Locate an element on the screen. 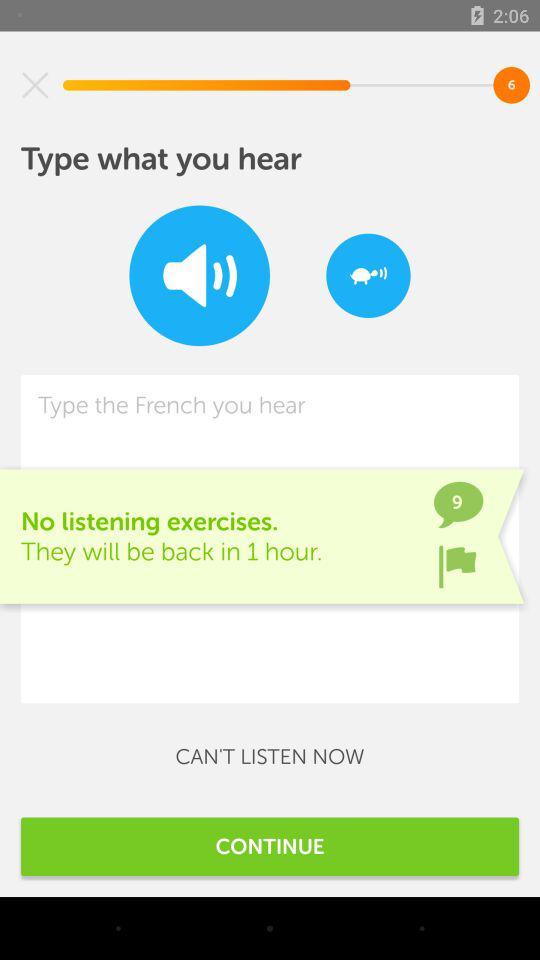  the icon at the top right corner is located at coordinates (367, 274).